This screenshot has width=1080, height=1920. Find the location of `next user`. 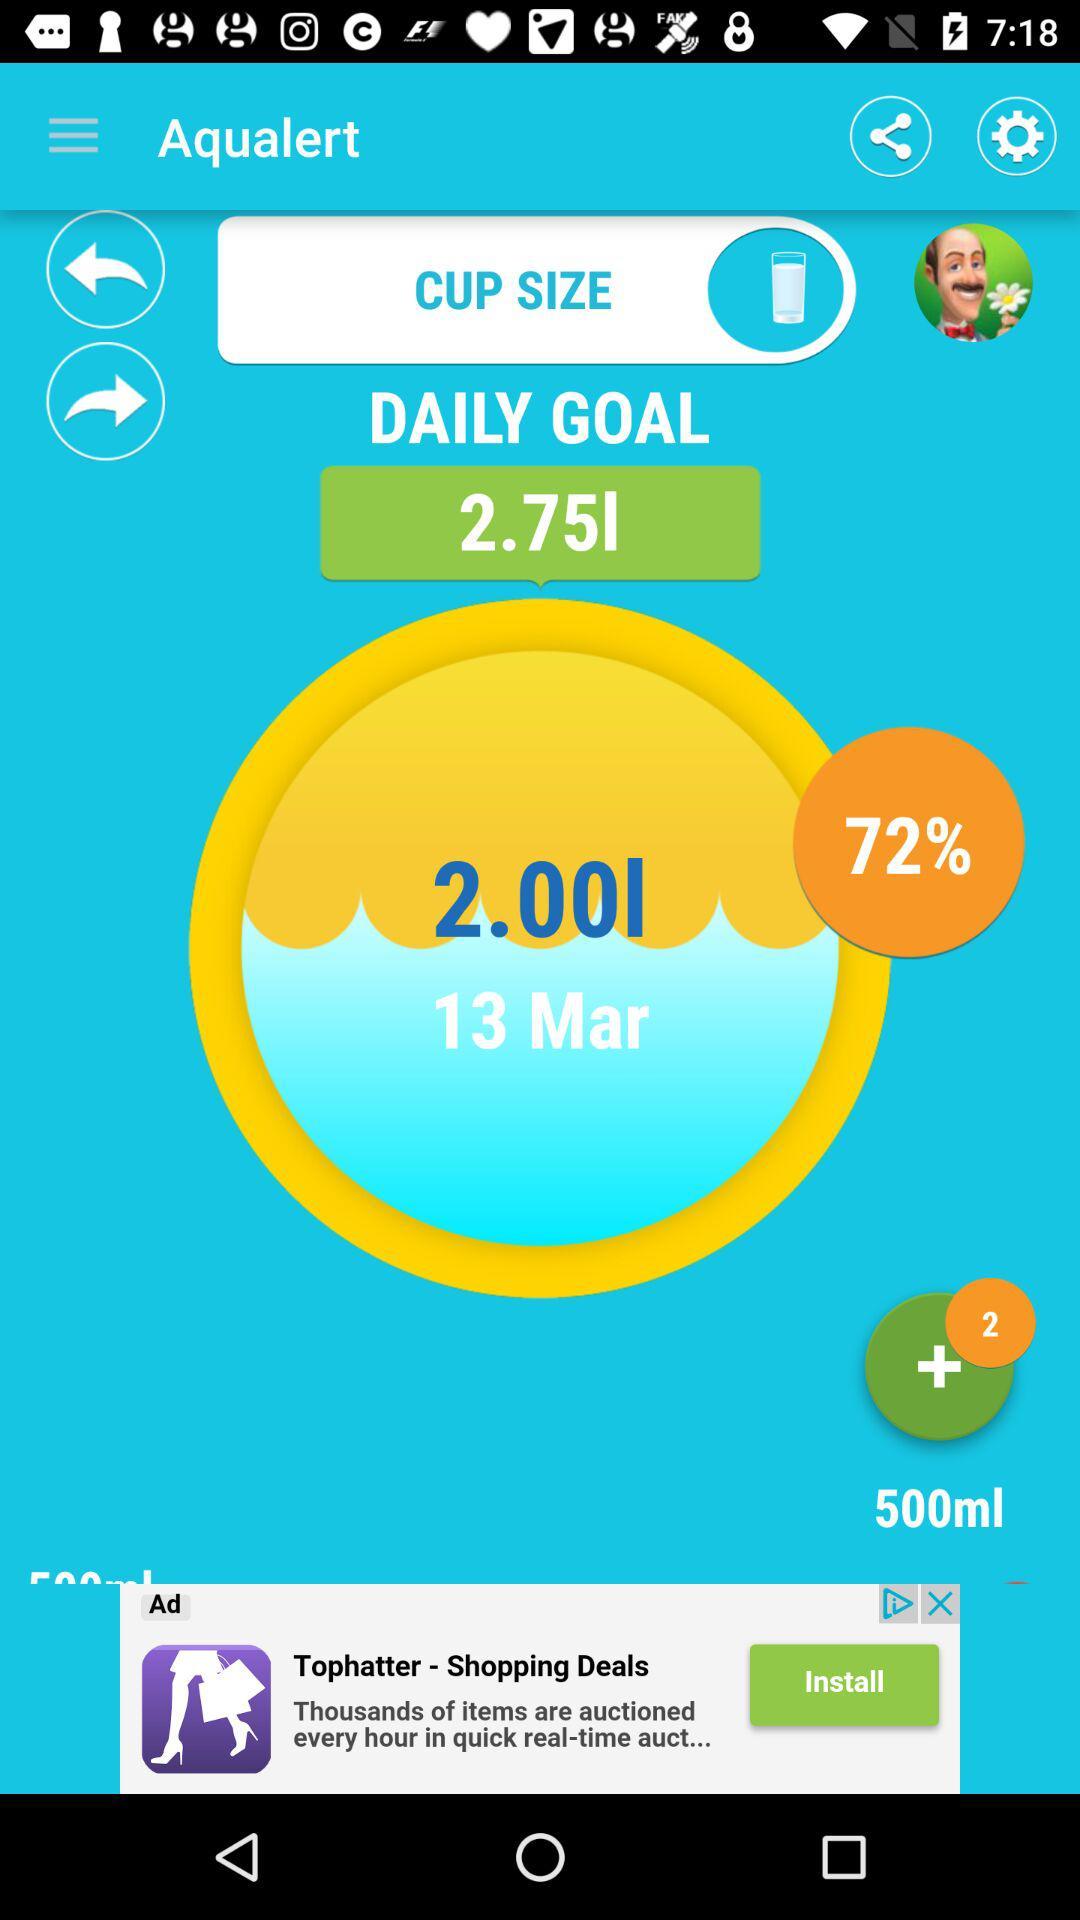

next user is located at coordinates (105, 400).